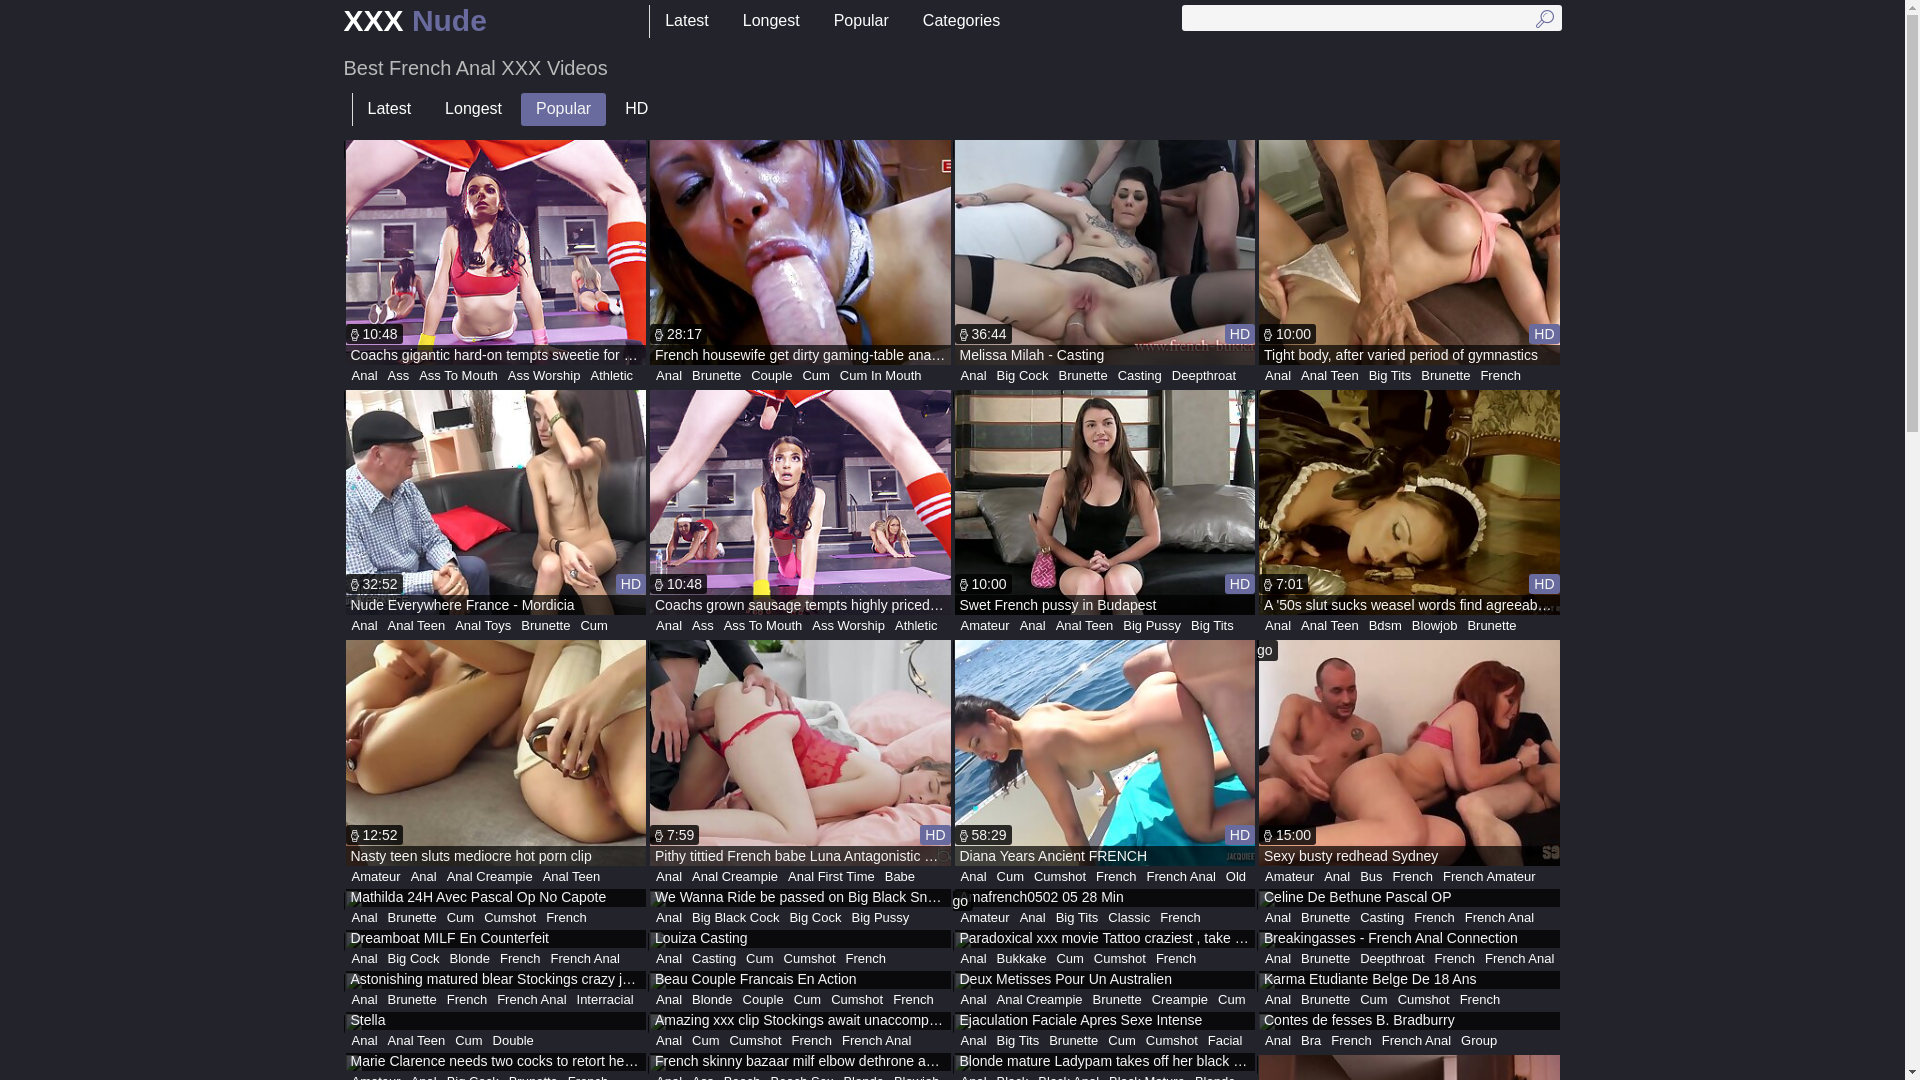 The width and height of the screenshot is (1920, 1080). What do you see at coordinates (604, 999) in the screenshot?
I see `'Interracial'` at bounding box center [604, 999].